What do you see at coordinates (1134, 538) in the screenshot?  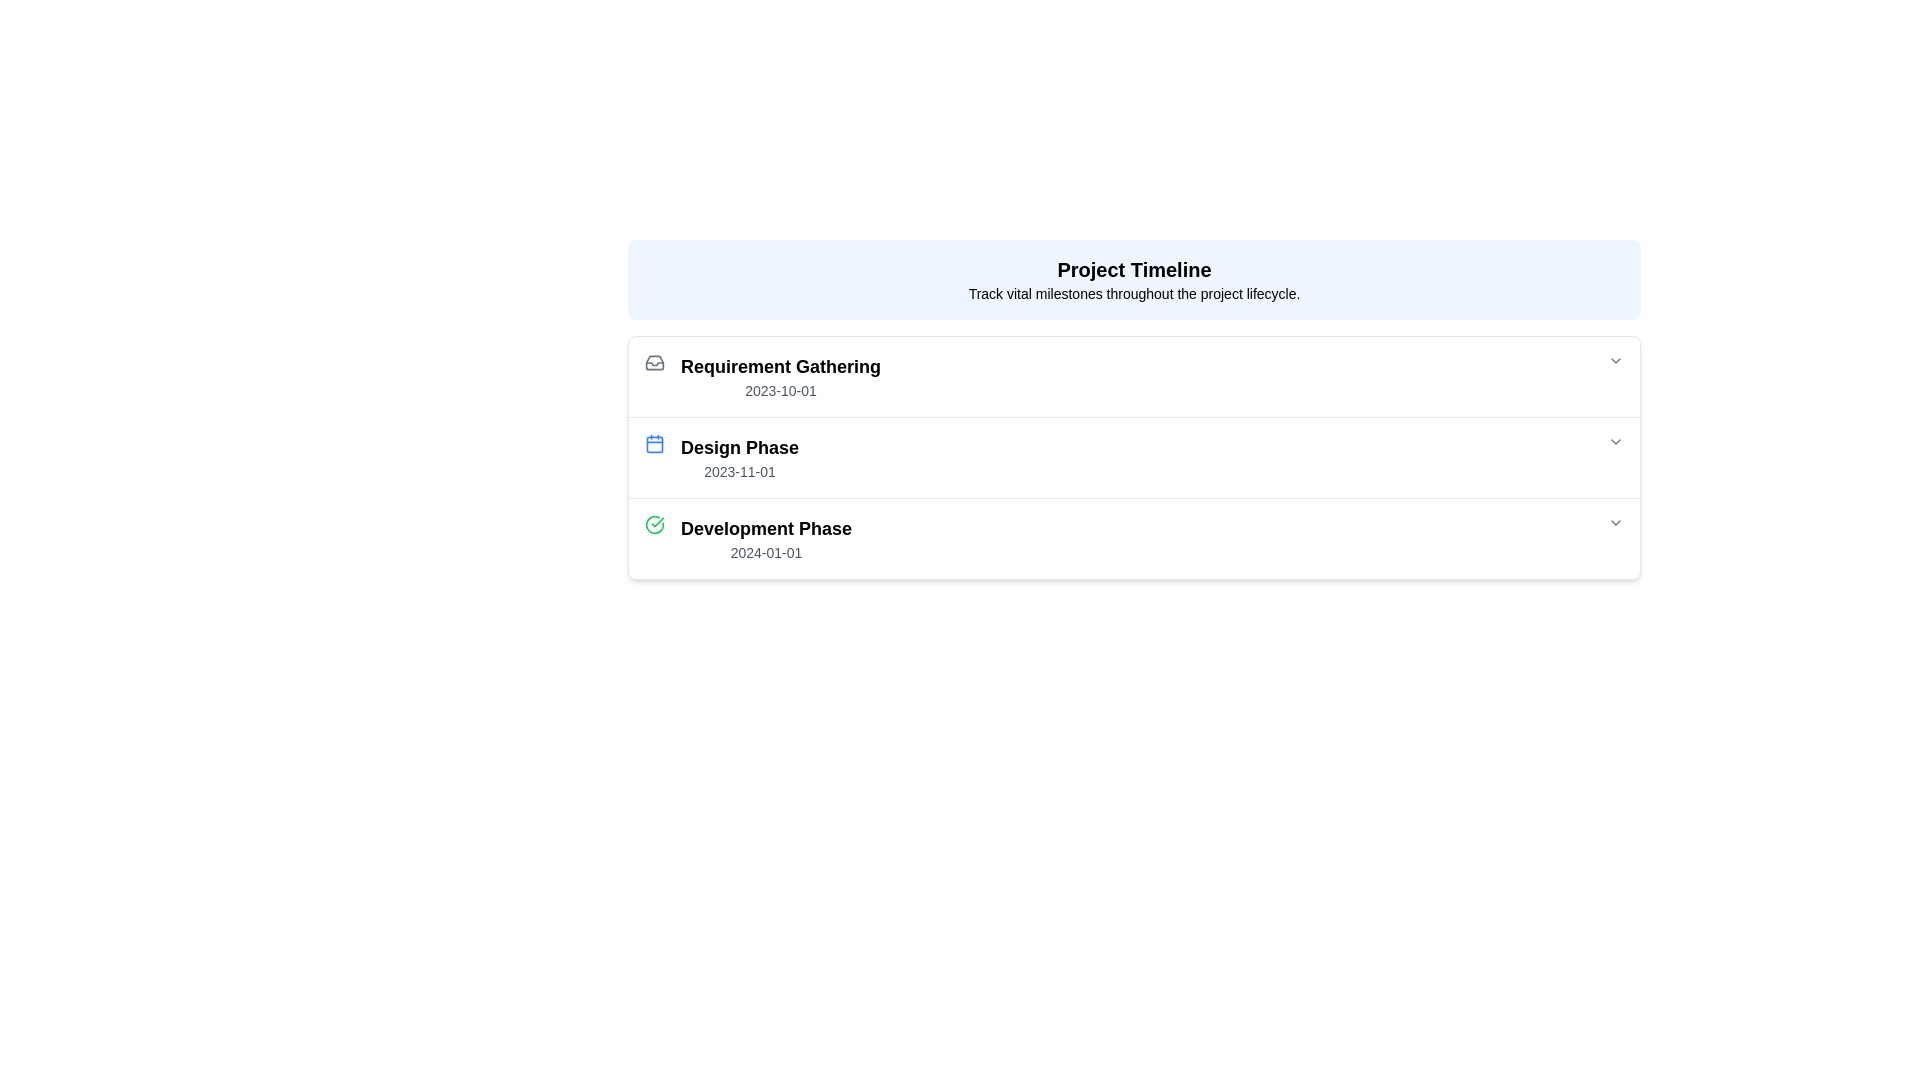 I see `the third list item in the vertical timeline that displays a phase or stage with its title, date, and status, located below 'Requirement Gathering' and 'Design Phase'` at bounding box center [1134, 538].